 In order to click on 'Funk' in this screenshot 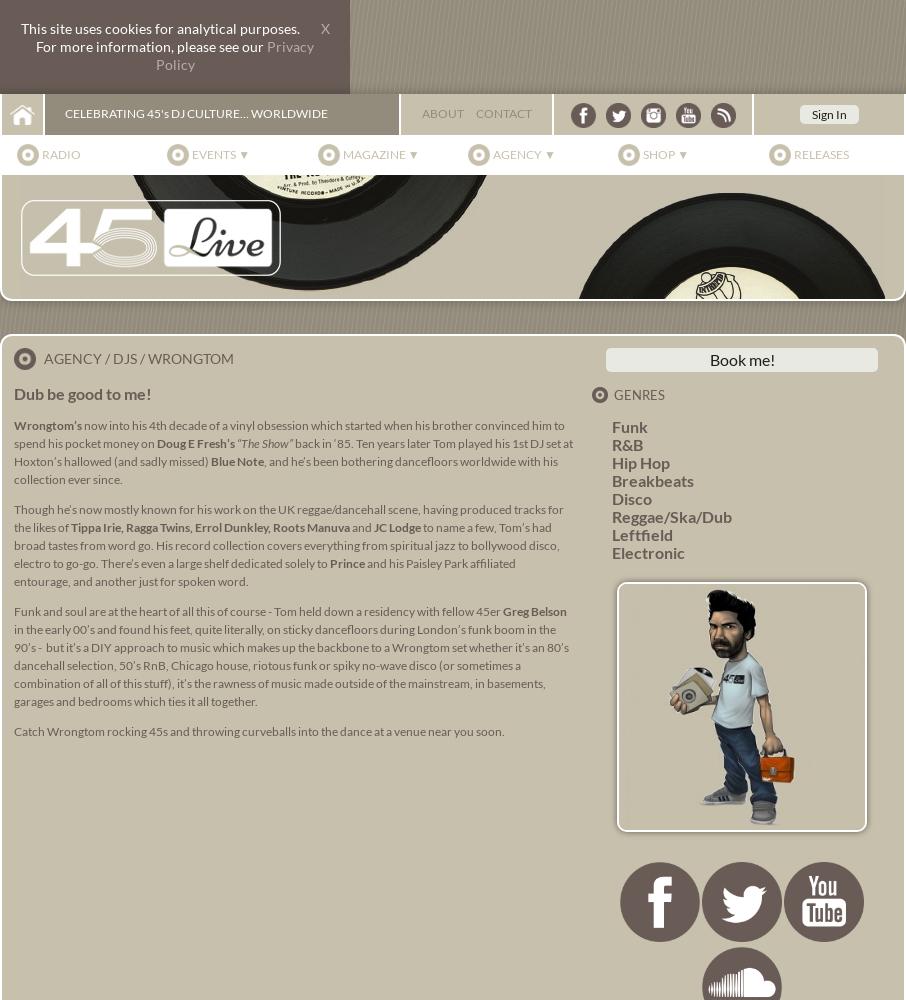, I will do `click(630, 426)`.